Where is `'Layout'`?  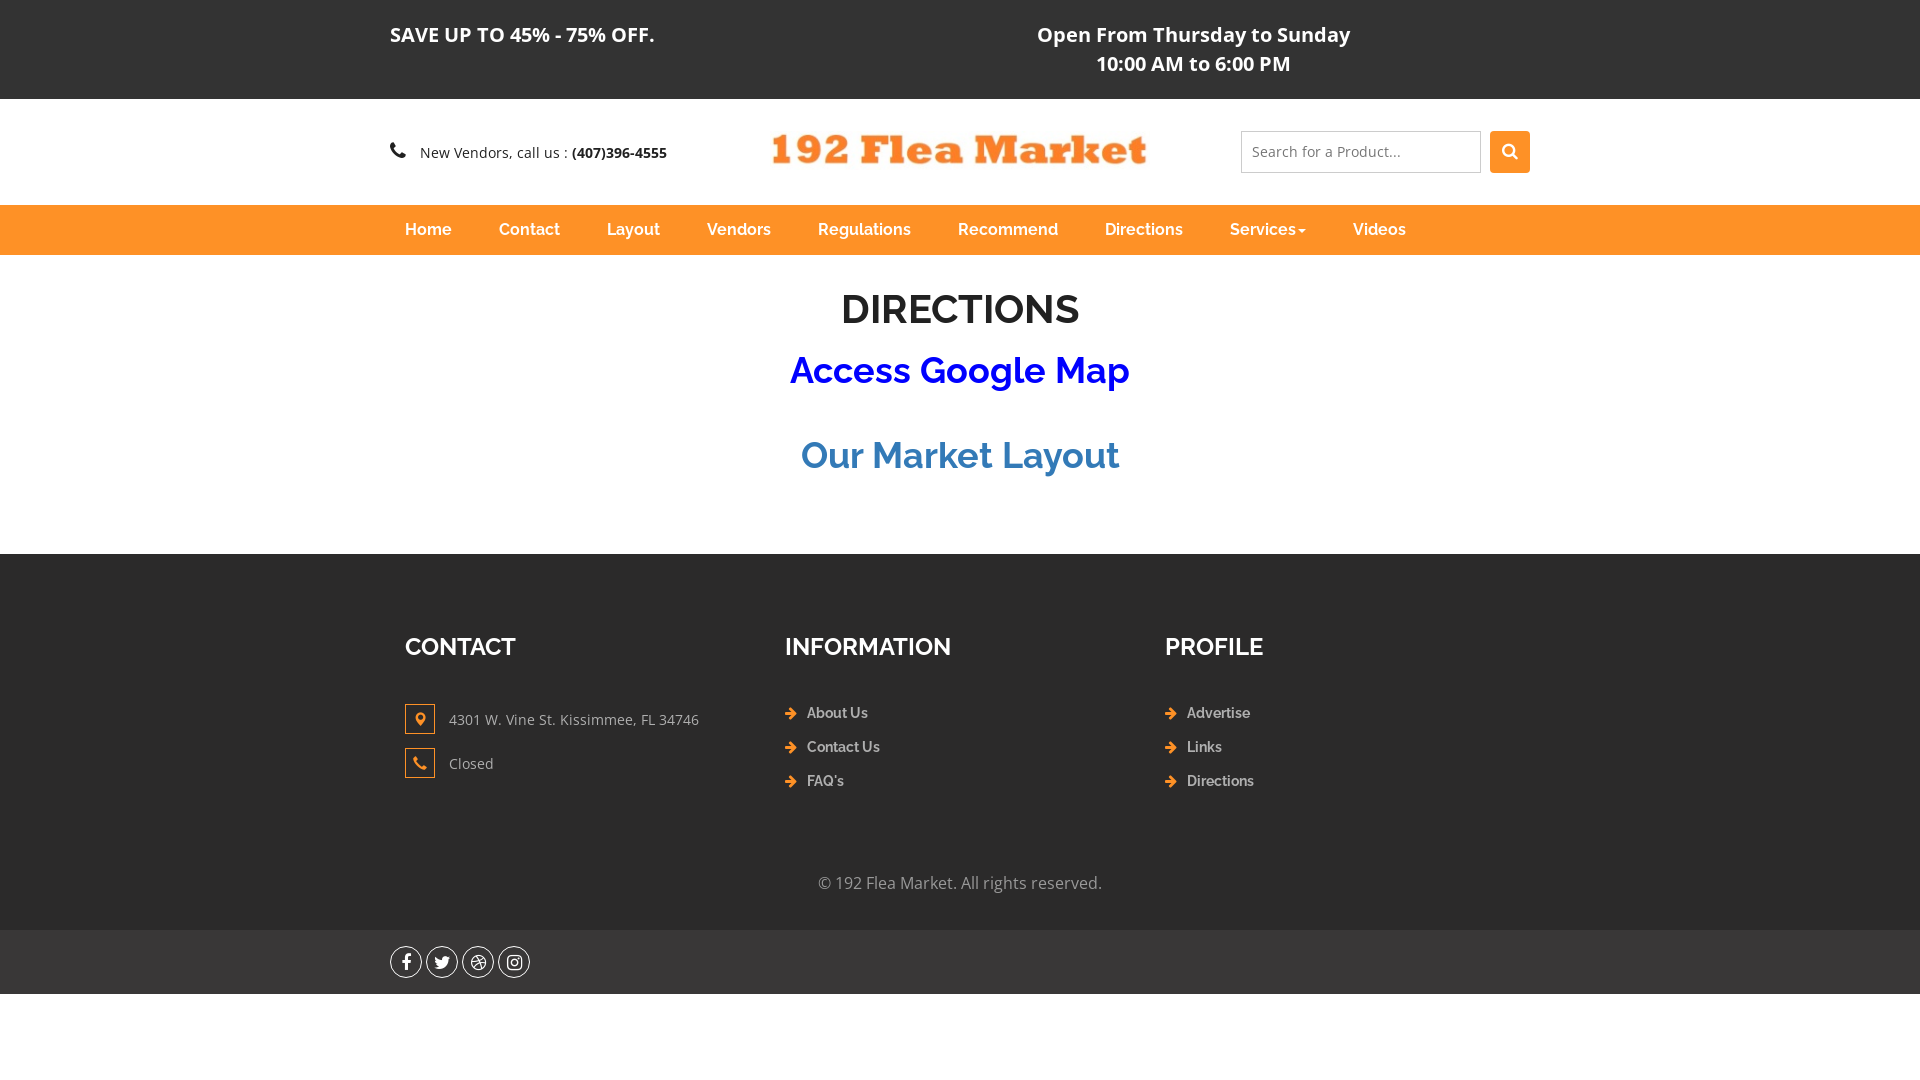 'Layout' is located at coordinates (632, 229).